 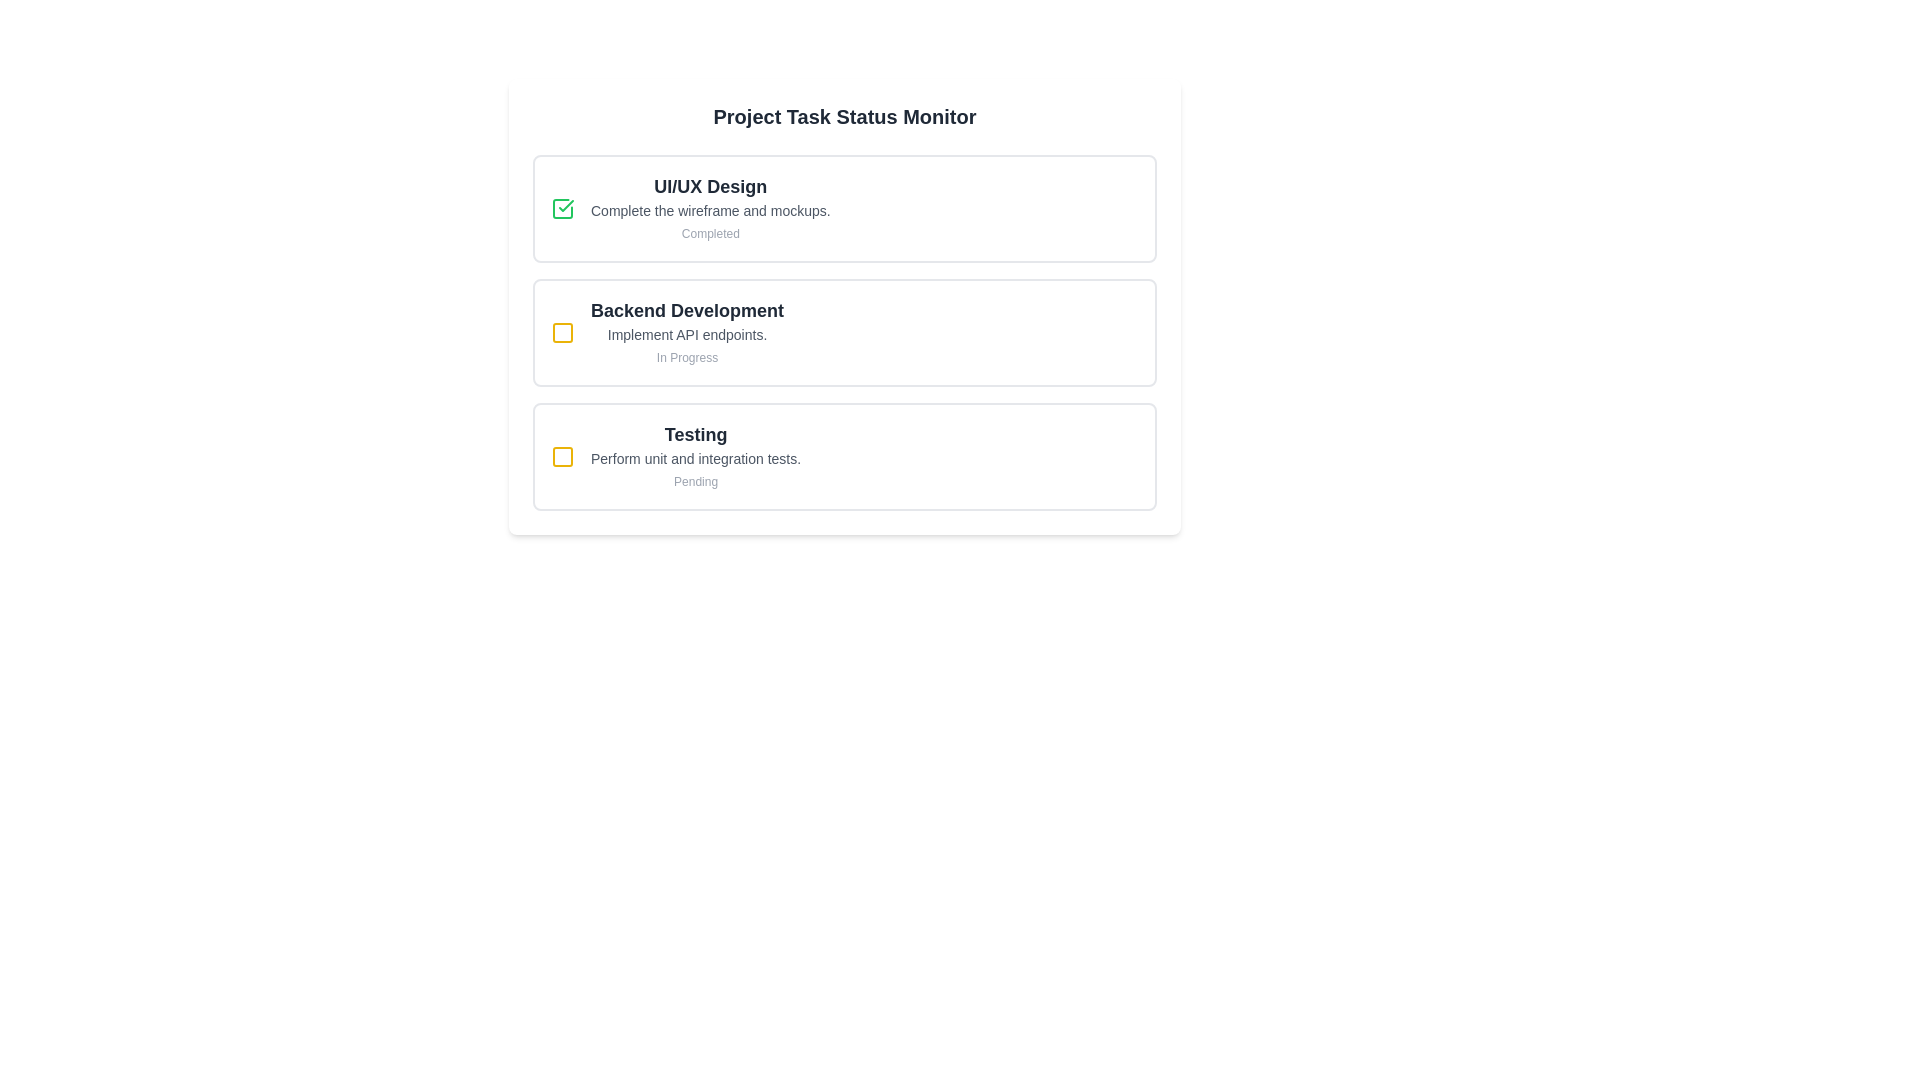 I want to click on the green checkbox with a checkmark beside 'UI/UX Design', so click(x=561, y=208).